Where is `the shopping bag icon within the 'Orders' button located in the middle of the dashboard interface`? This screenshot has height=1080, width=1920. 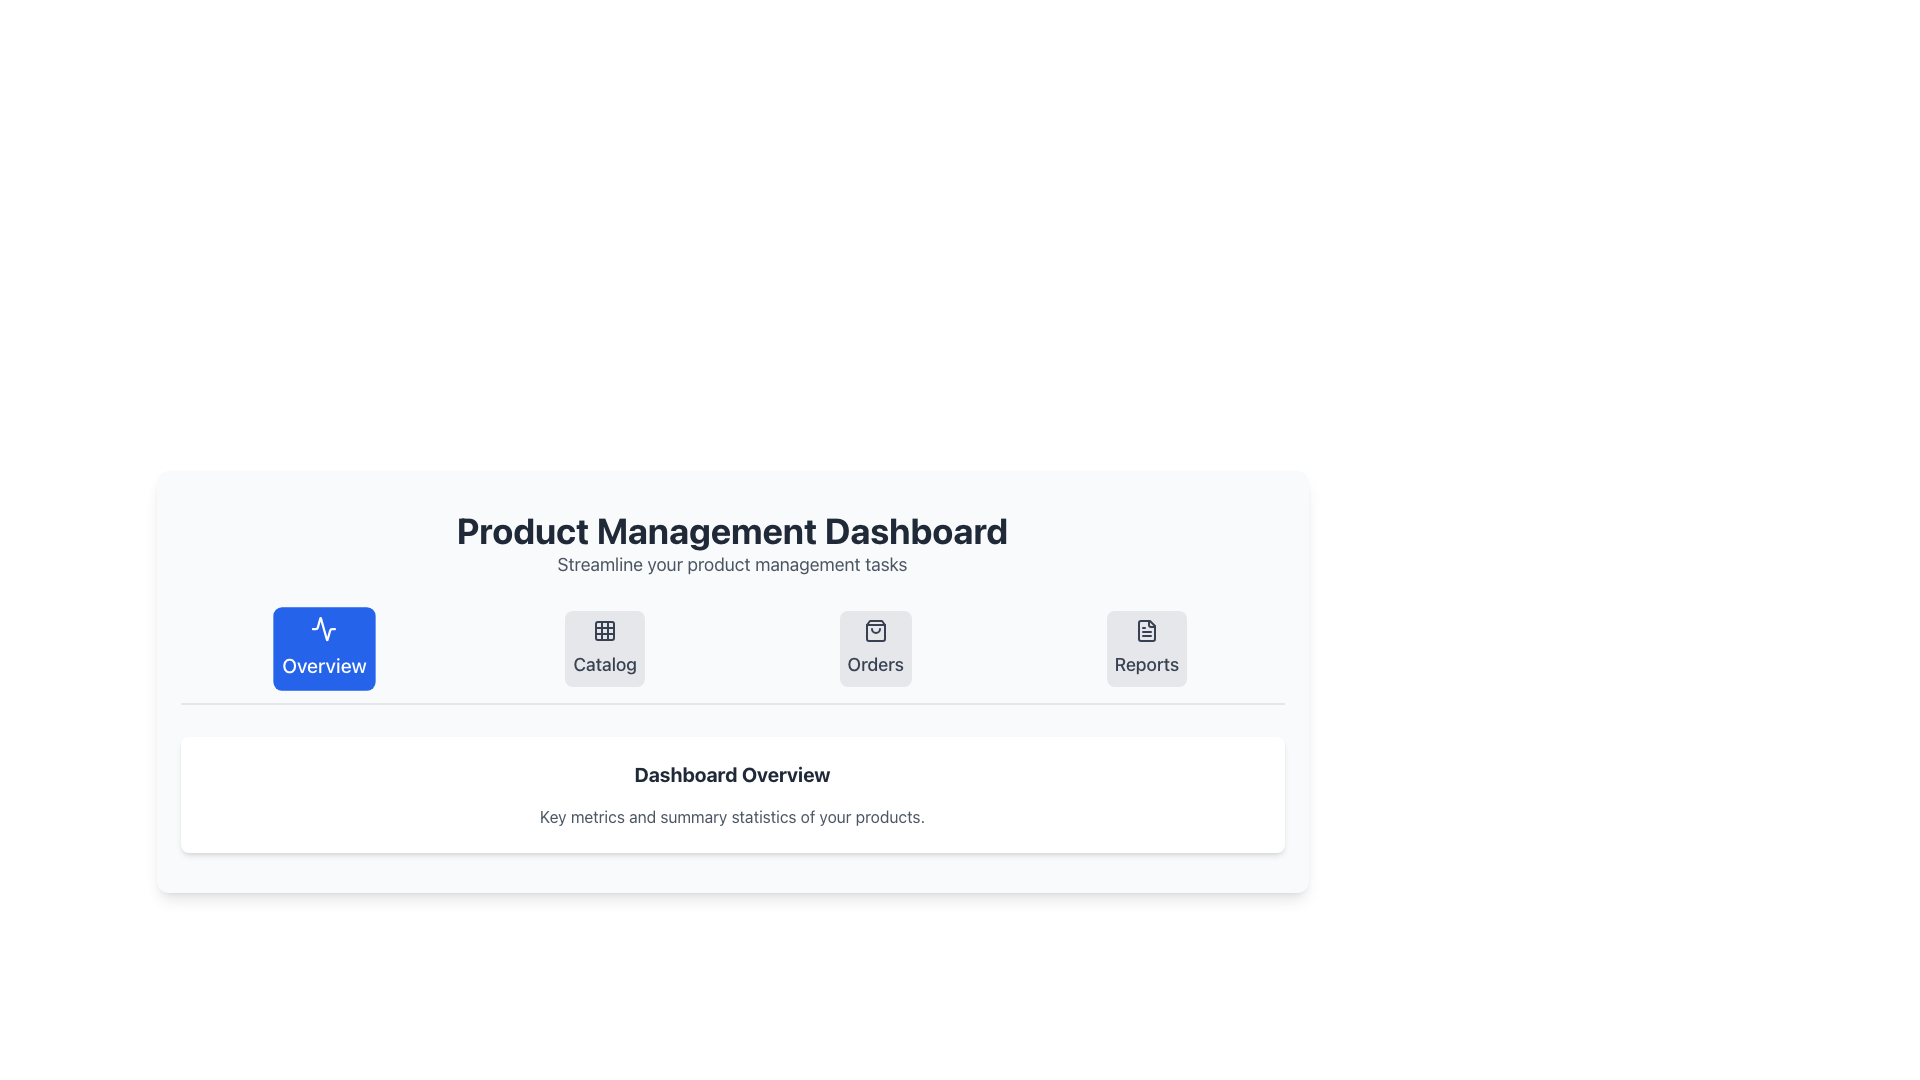 the shopping bag icon within the 'Orders' button located in the middle of the dashboard interface is located at coordinates (875, 631).